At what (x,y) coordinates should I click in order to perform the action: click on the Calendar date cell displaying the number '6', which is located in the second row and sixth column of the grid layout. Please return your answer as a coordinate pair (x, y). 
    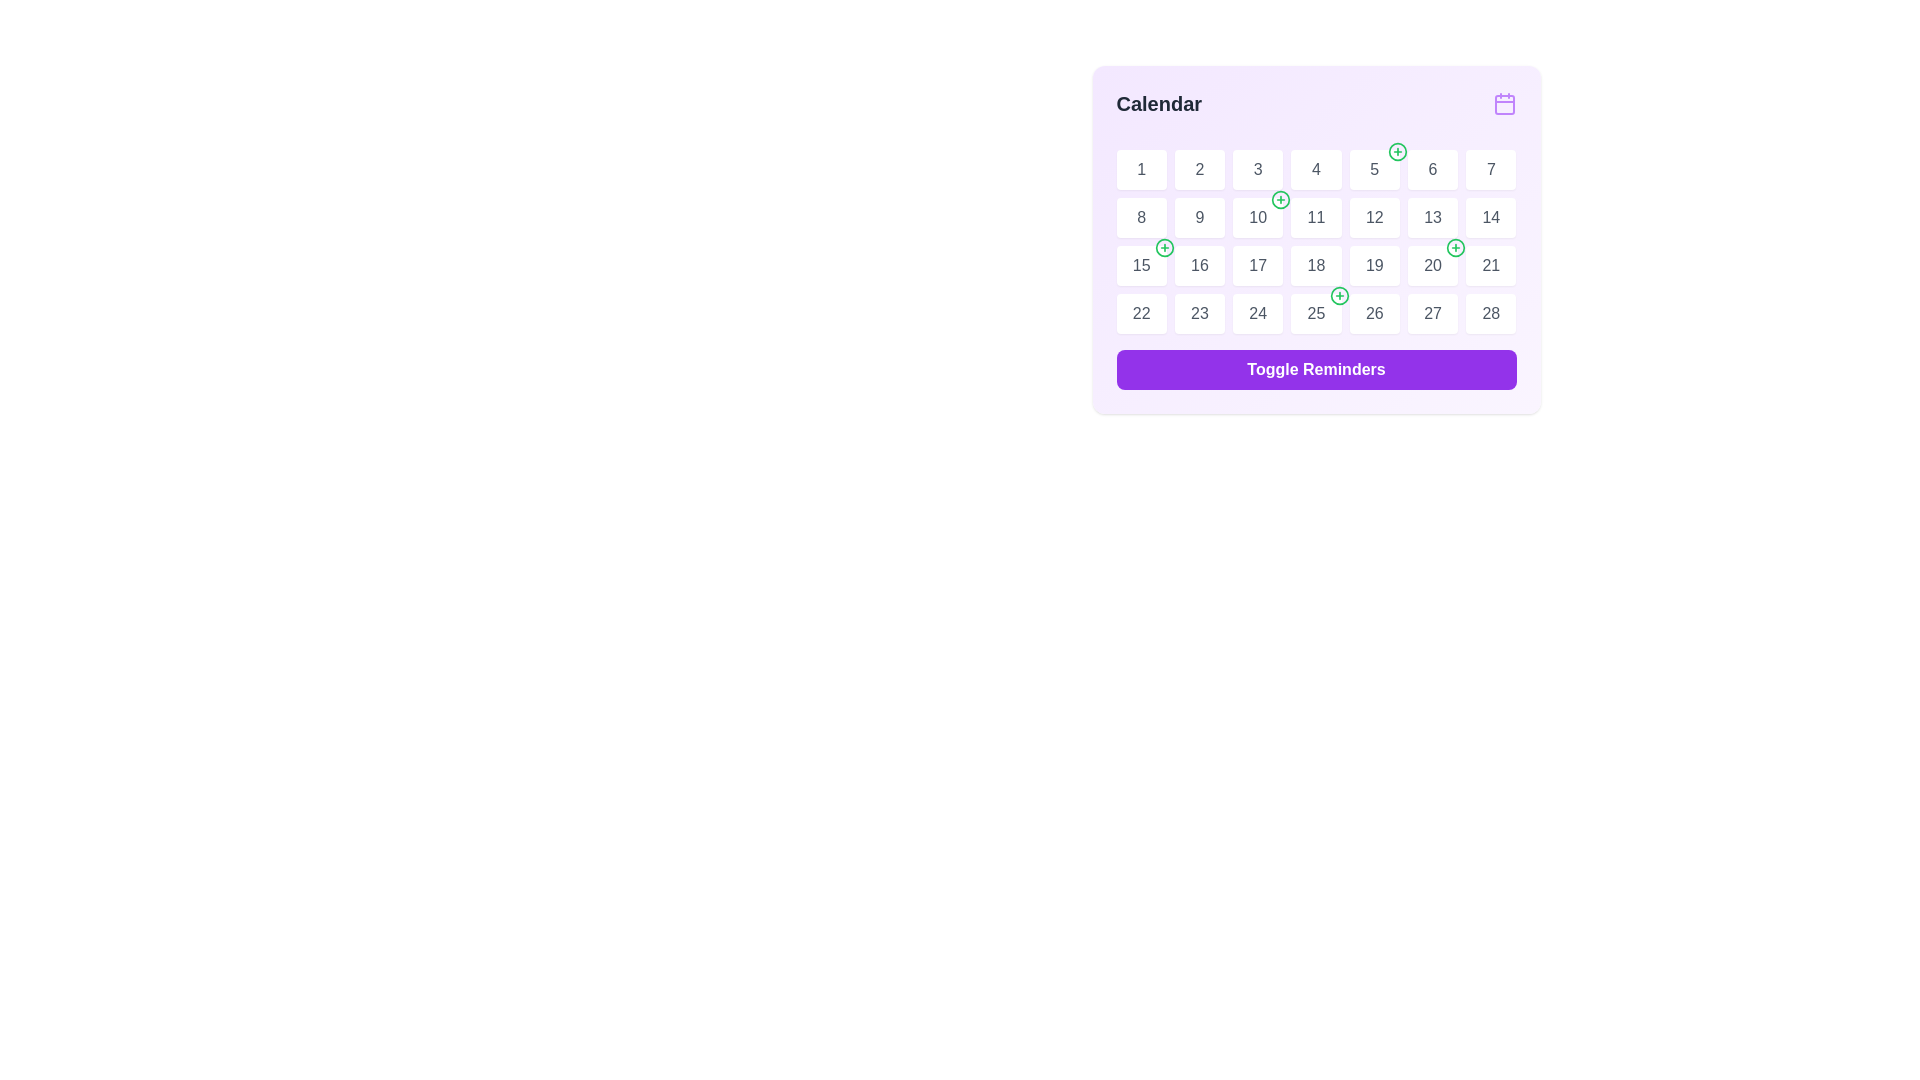
    Looking at the image, I should click on (1432, 168).